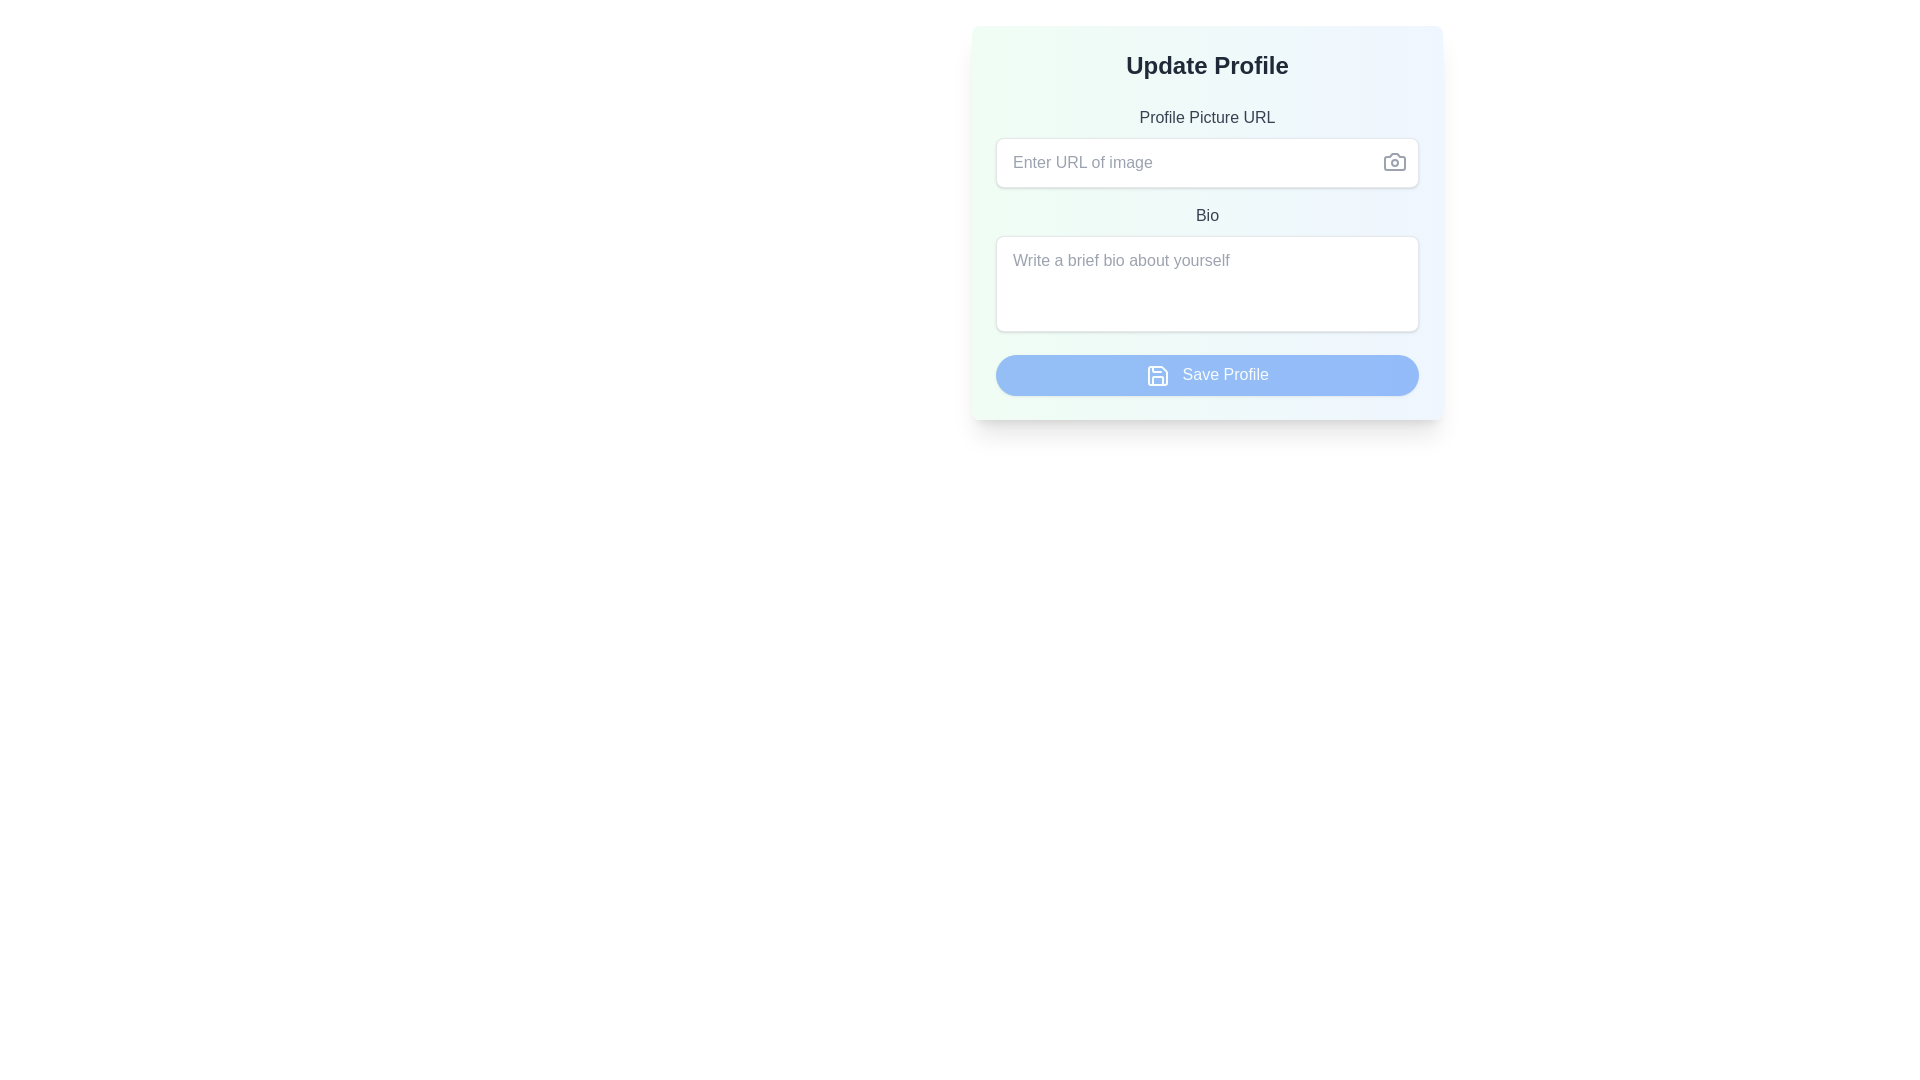 This screenshot has height=1080, width=1920. I want to click on the save icon located to the left of the 'Save Profile' button, so click(1158, 375).